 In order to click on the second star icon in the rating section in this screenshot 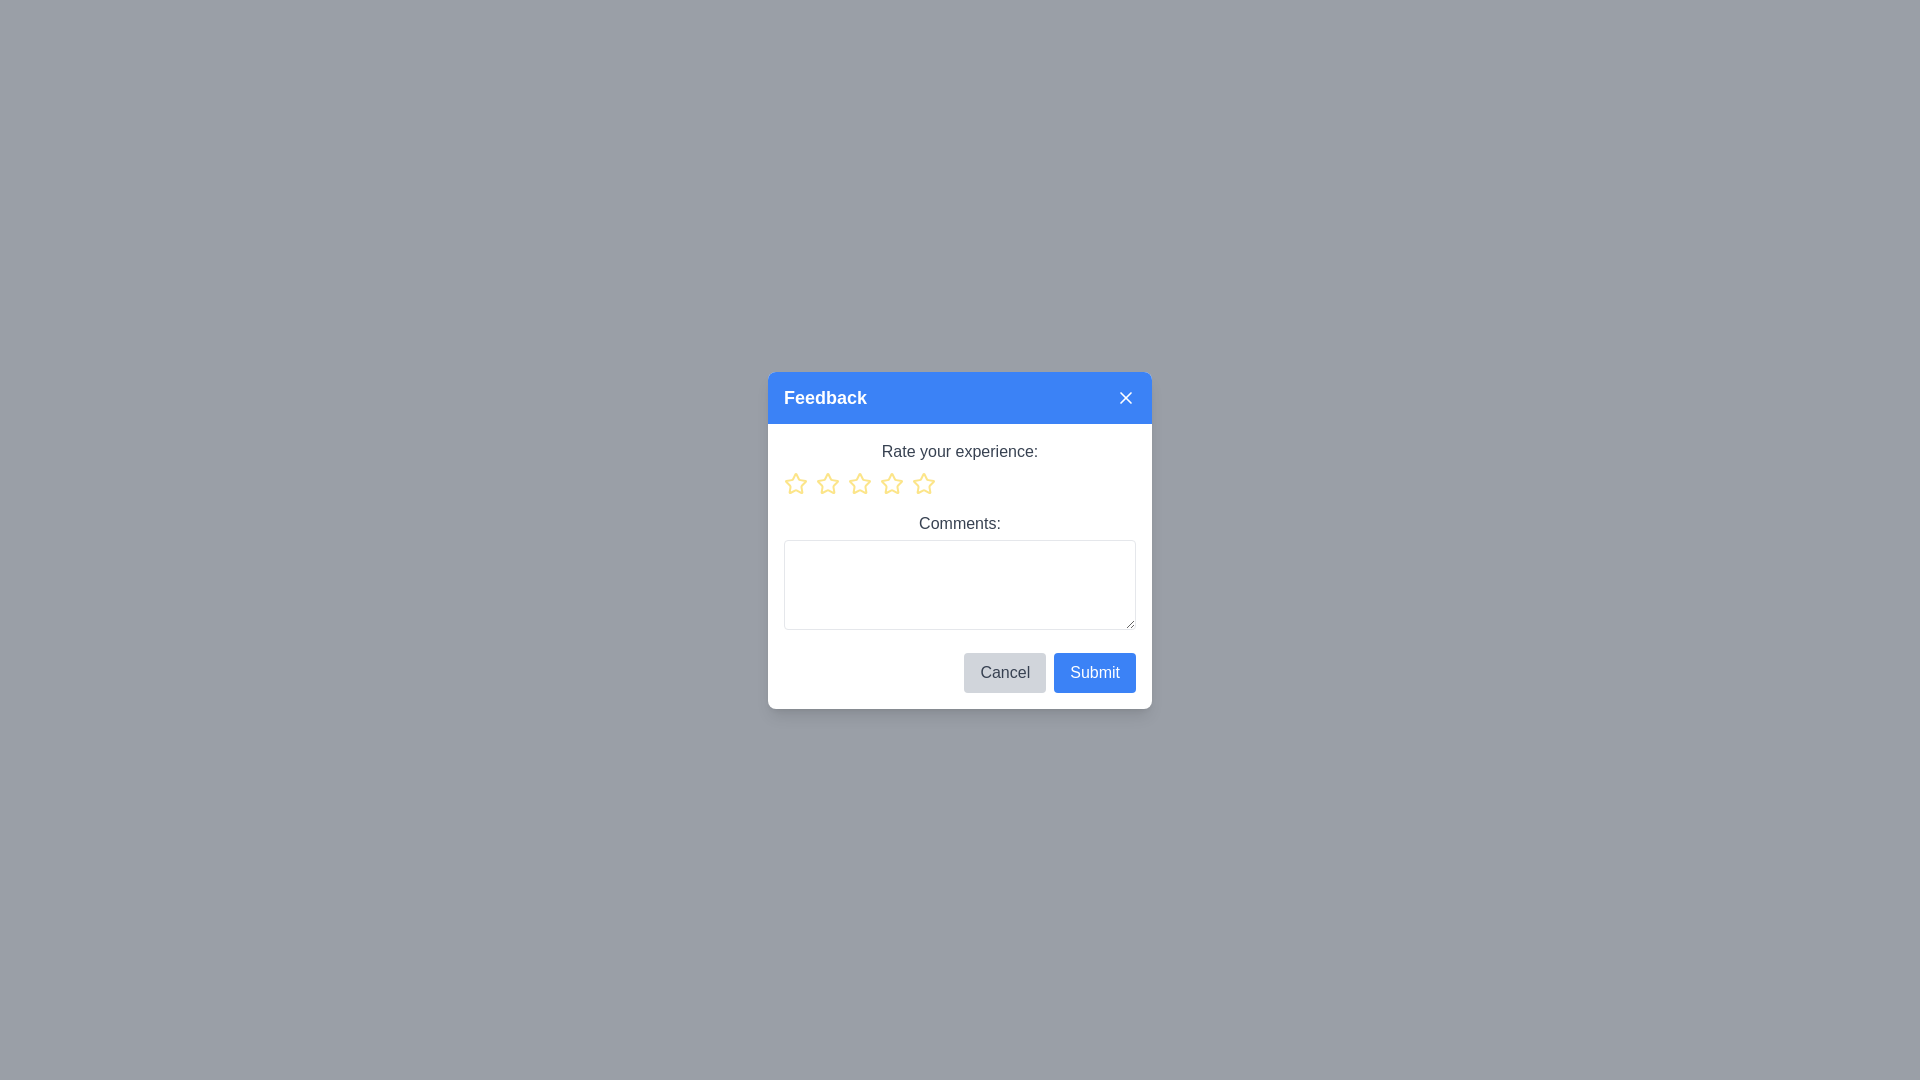, I will do `click(828, 483)`.